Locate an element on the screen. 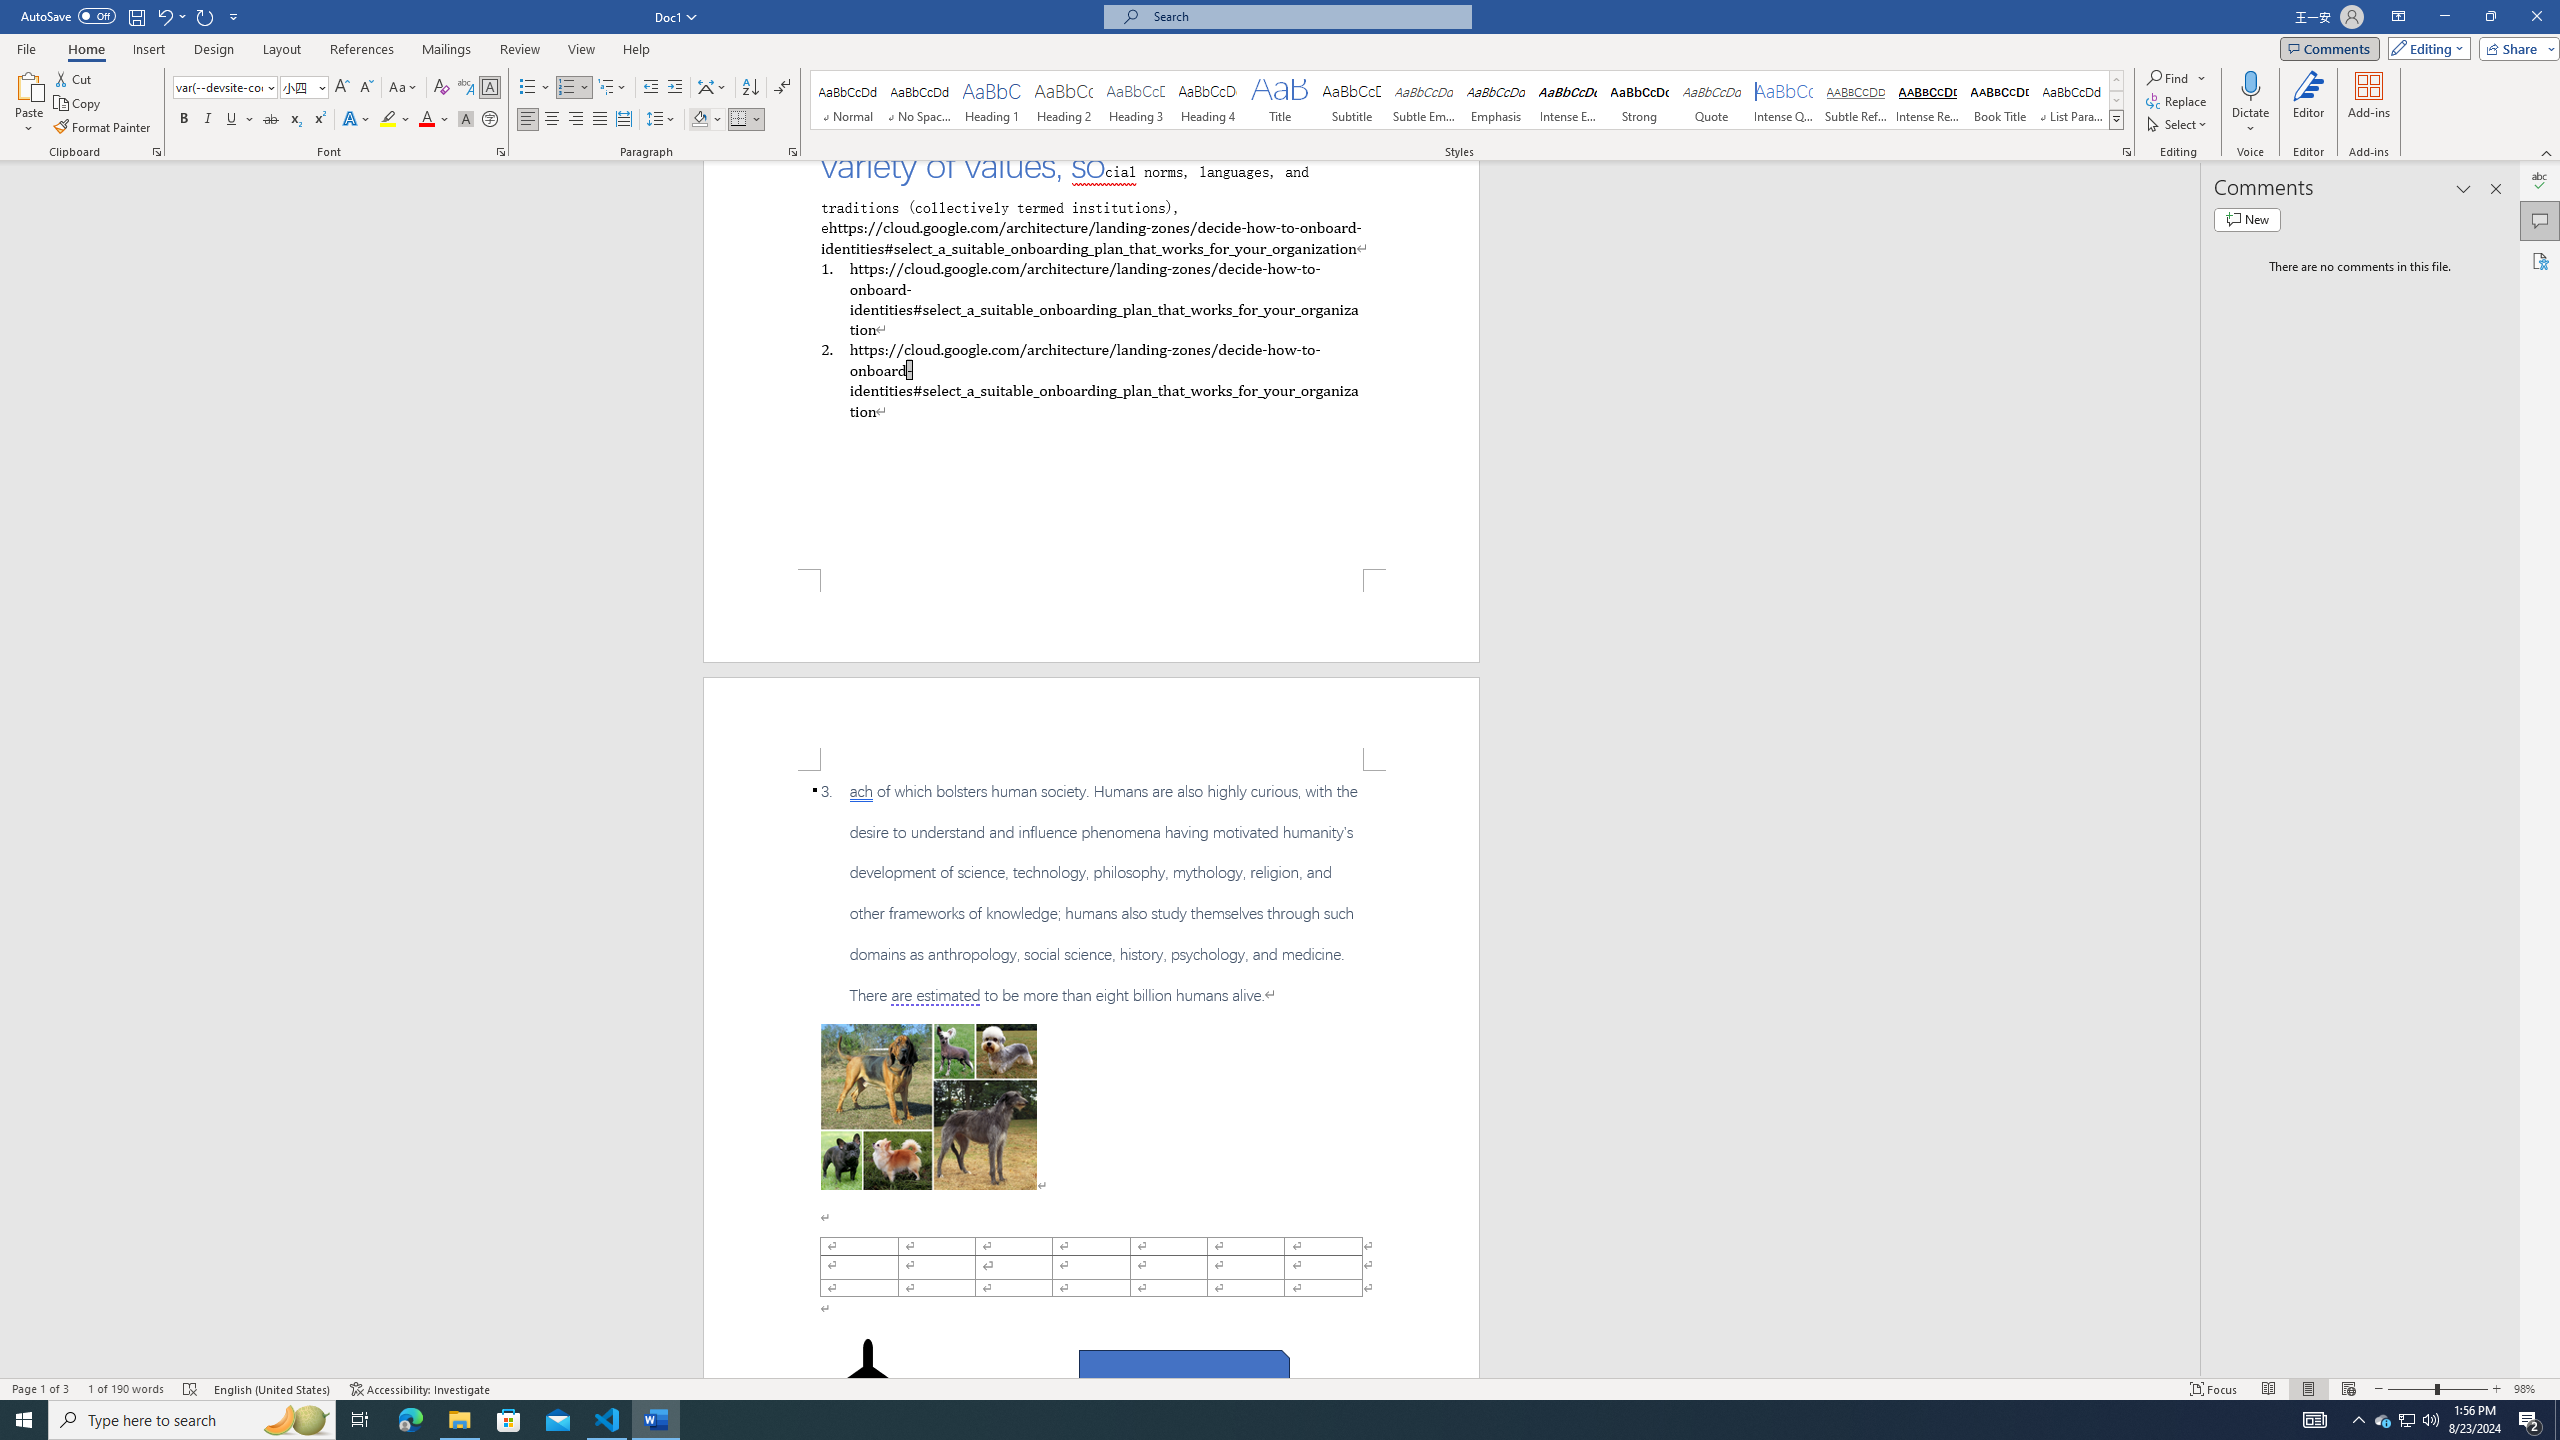 The width and height of the screenshot is (2560, 1440). 'Heading 1' is located at coordinates (991, 99).